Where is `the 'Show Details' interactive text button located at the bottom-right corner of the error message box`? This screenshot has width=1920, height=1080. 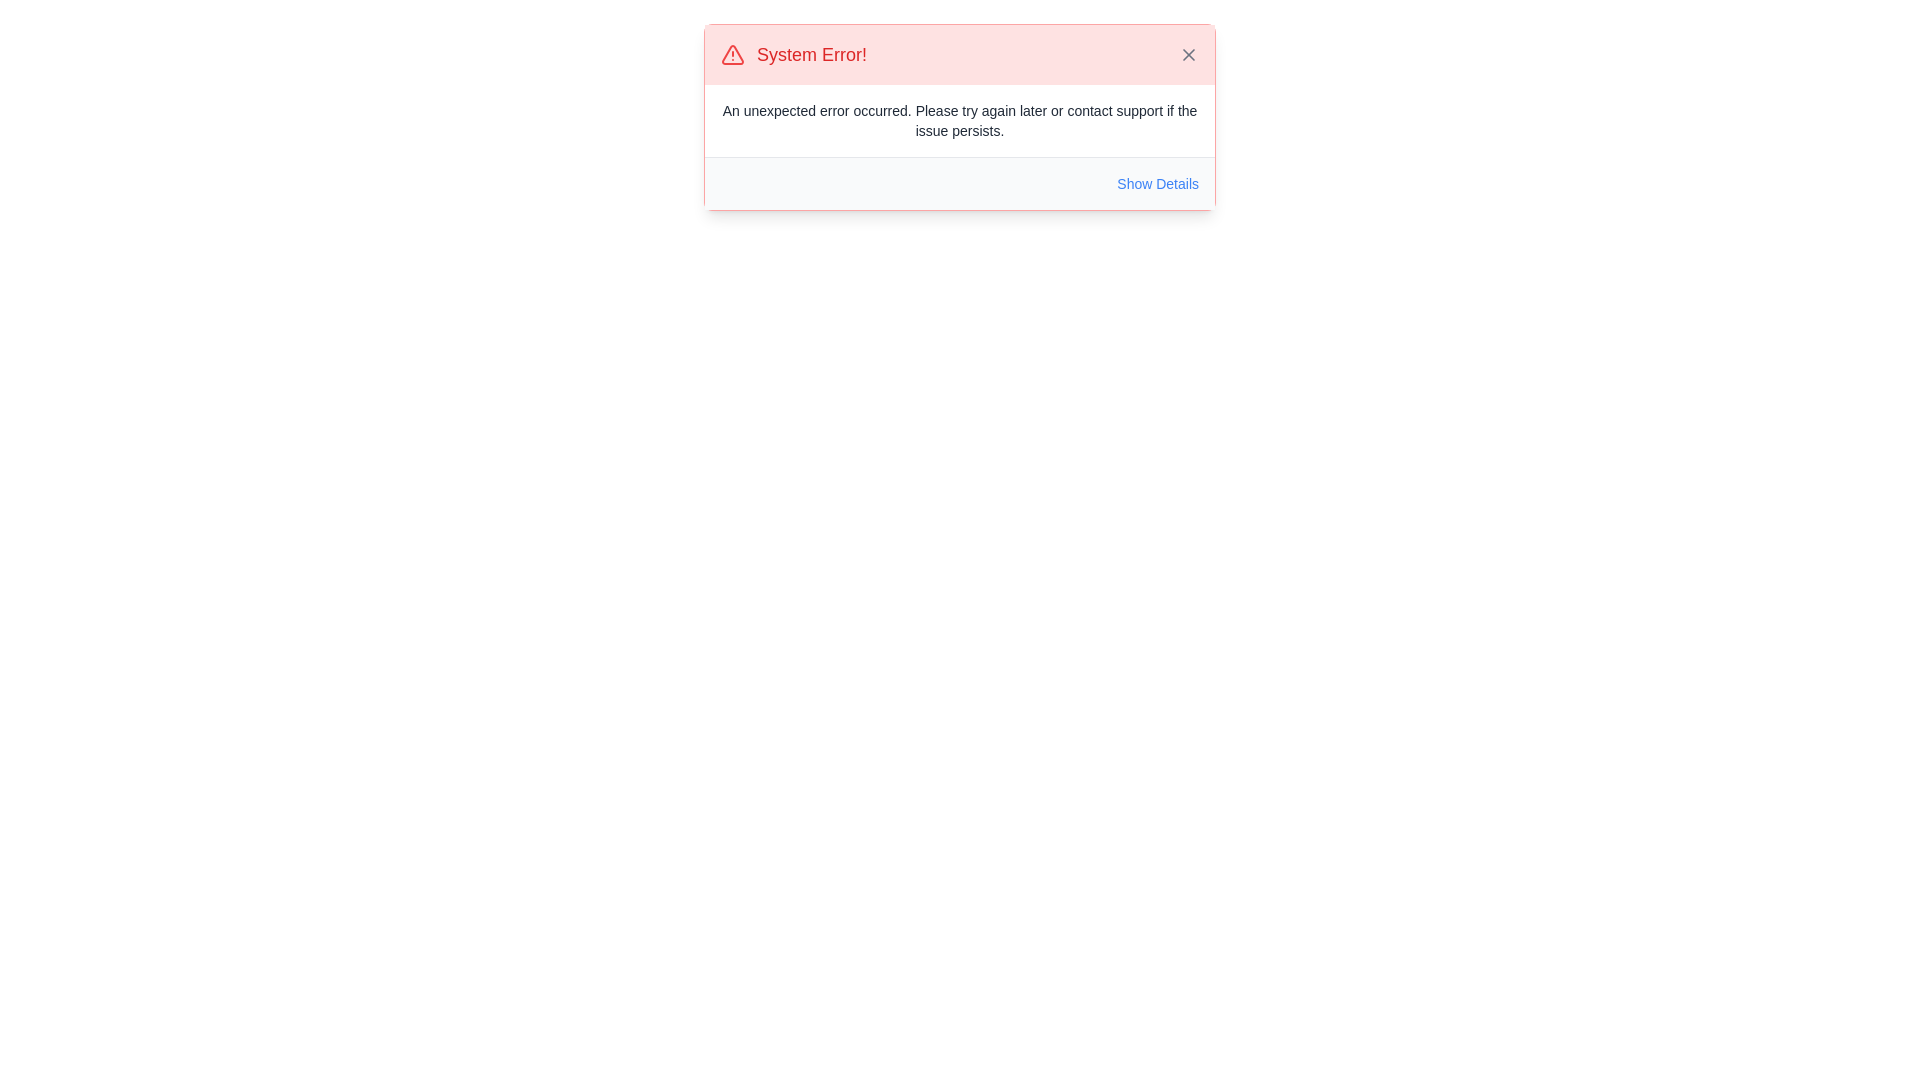
the 'Show Details' interactive text button located at the bottom-right corner of the error message box is located at coordinates (1157, 184).